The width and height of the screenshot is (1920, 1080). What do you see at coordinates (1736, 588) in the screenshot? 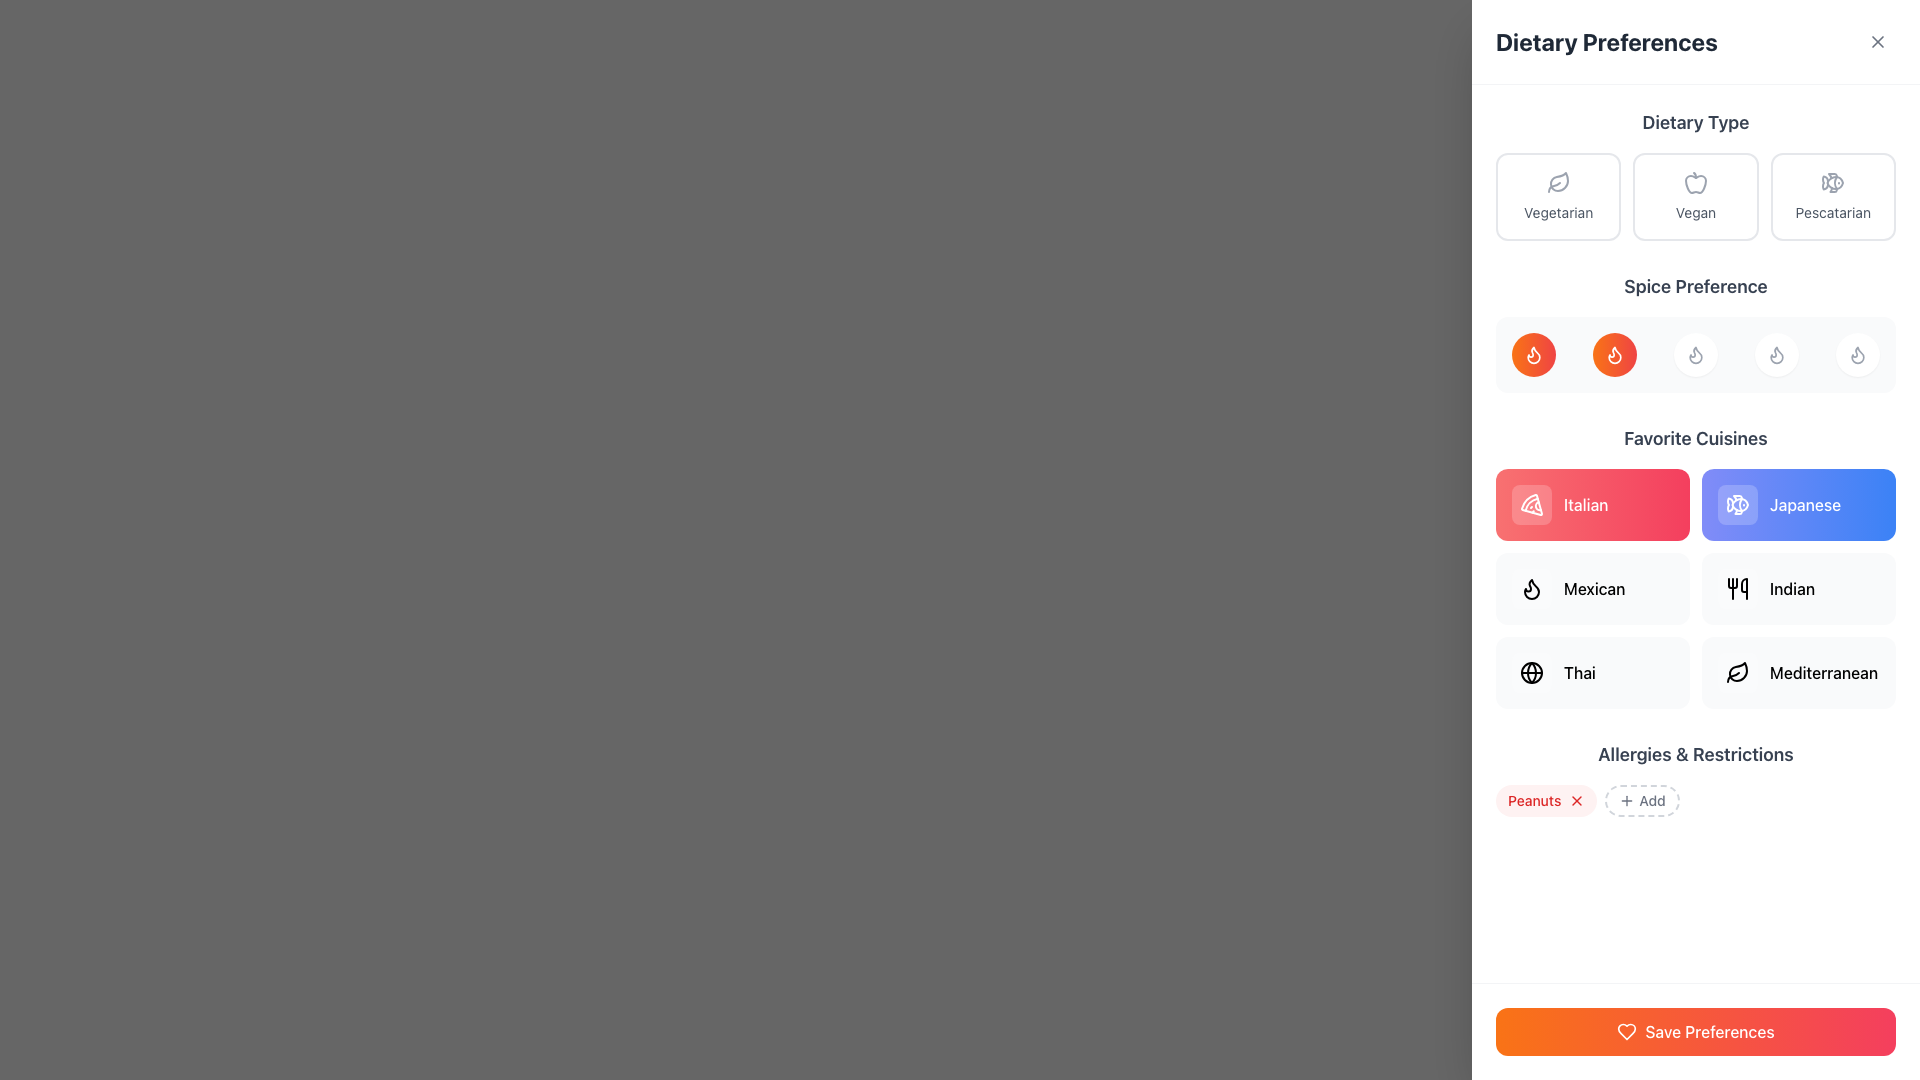
I see `the 'Indian' cuisine icon located in the 'Favorite Cuisines' section, positioned next to 'Thai' and below 'Japanese'` at bounding box center [1736, 588].